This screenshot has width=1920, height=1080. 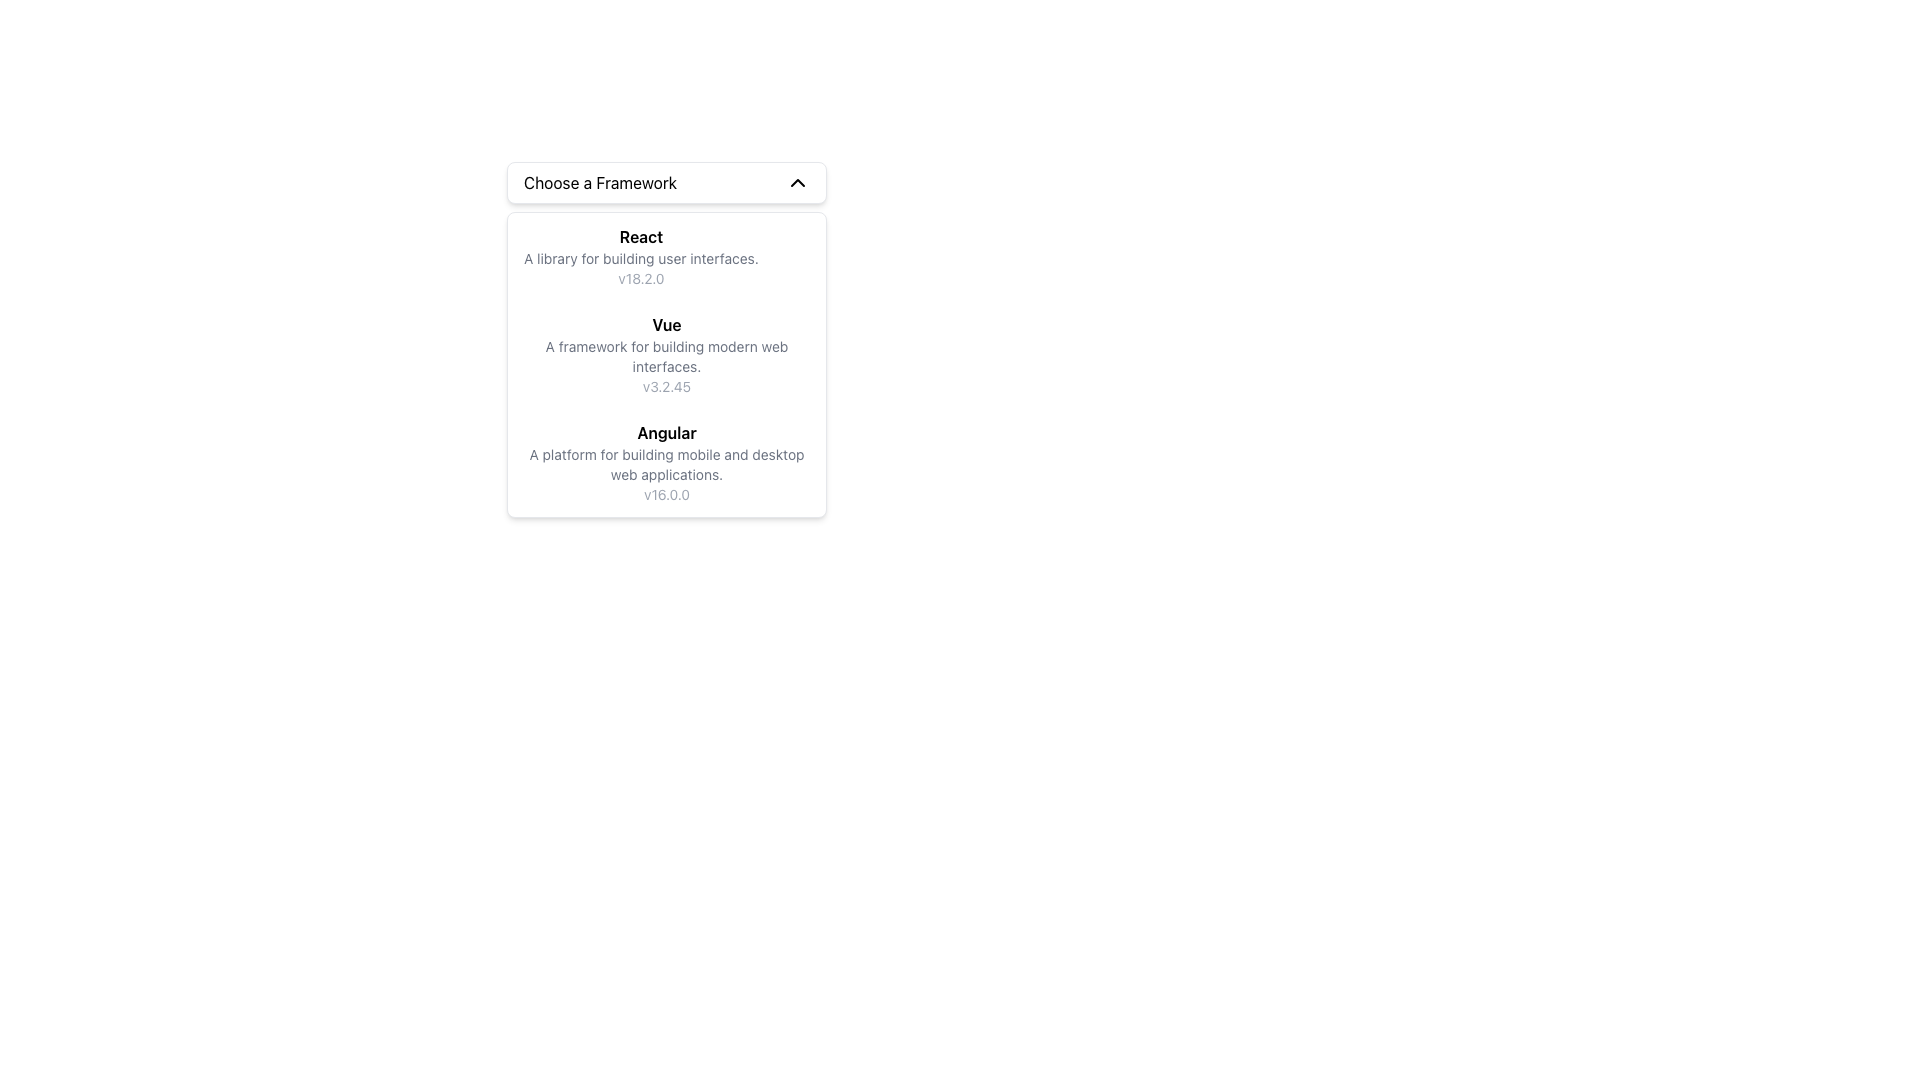 I want to click on the List Item element titled 'Angular', which is the third item in the 'Choose a Framework' section, so click(x=667, y=462).